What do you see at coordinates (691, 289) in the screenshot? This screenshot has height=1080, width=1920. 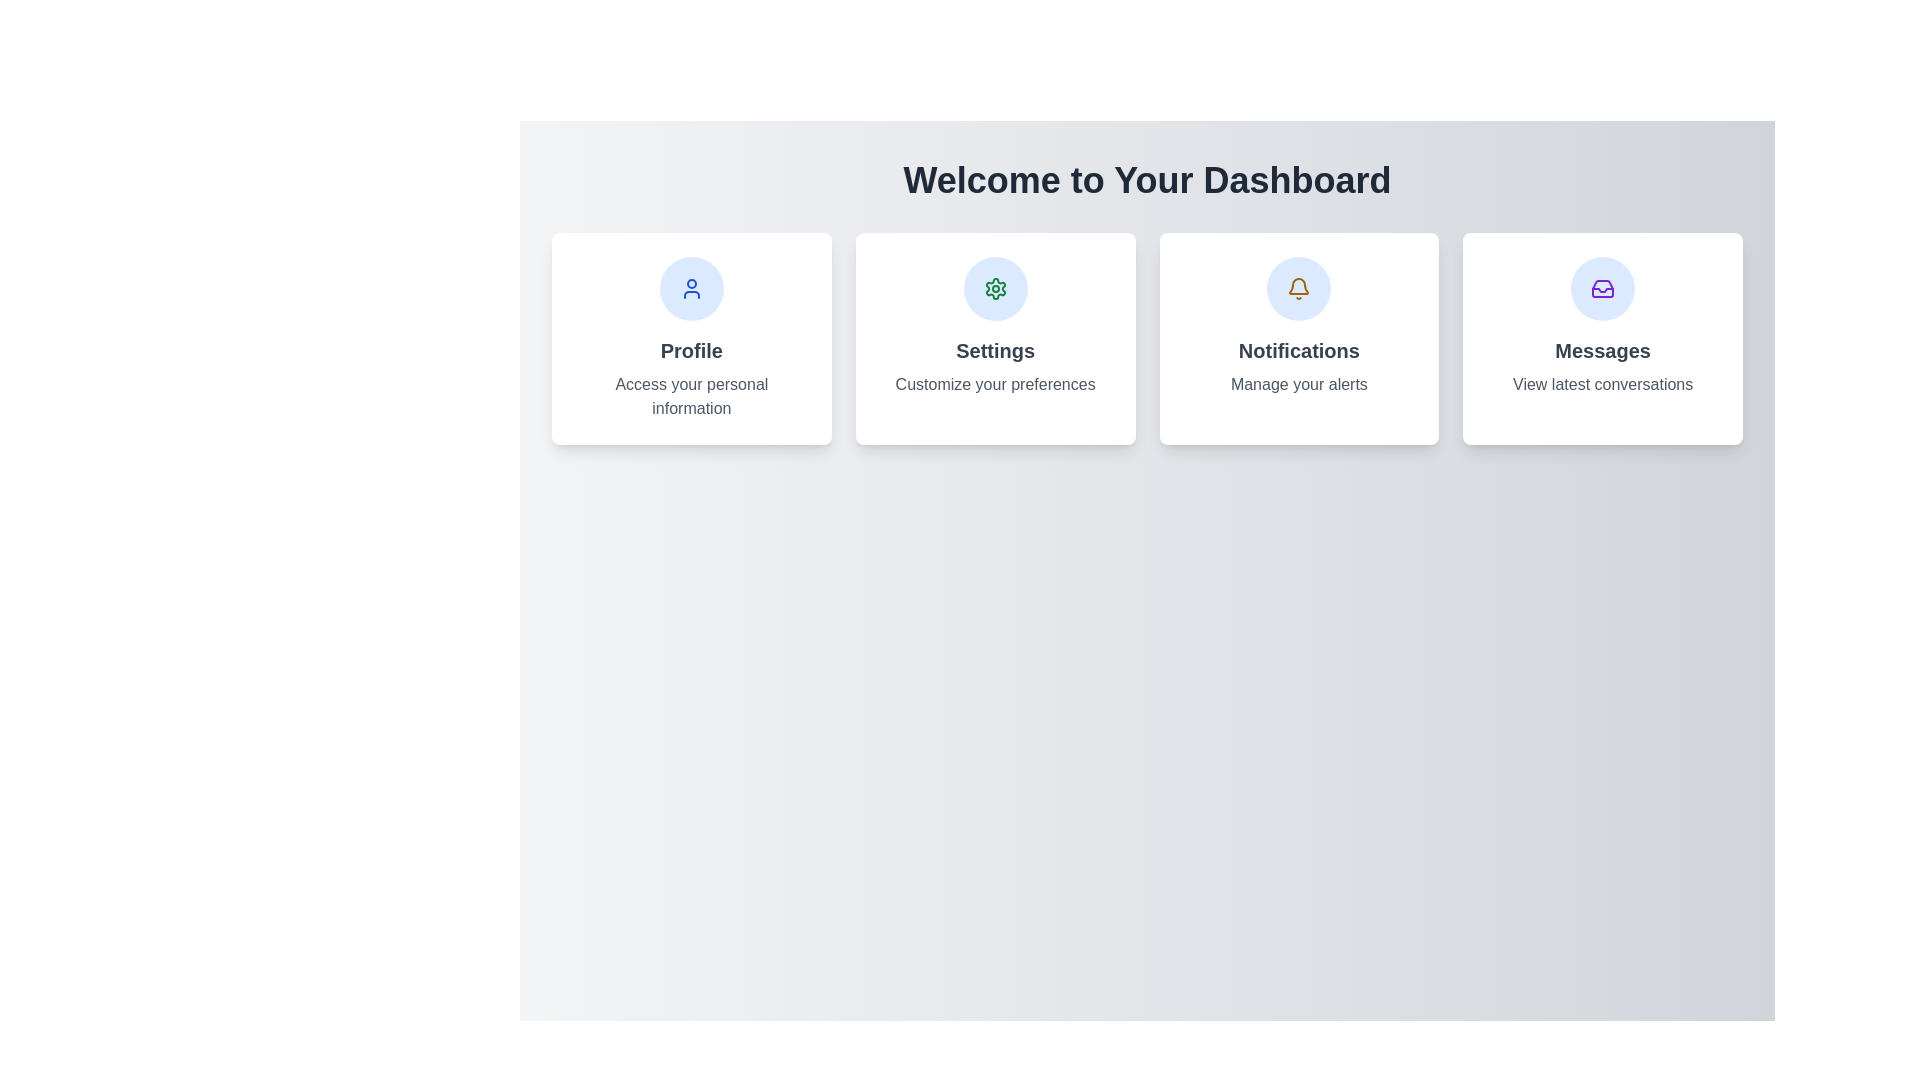 I see `the user icon depicted with a circular head and a simplified torso, rendered in blue, which is centered within the light circular background on the 'Profile' card` at bounding box center [691, 289].